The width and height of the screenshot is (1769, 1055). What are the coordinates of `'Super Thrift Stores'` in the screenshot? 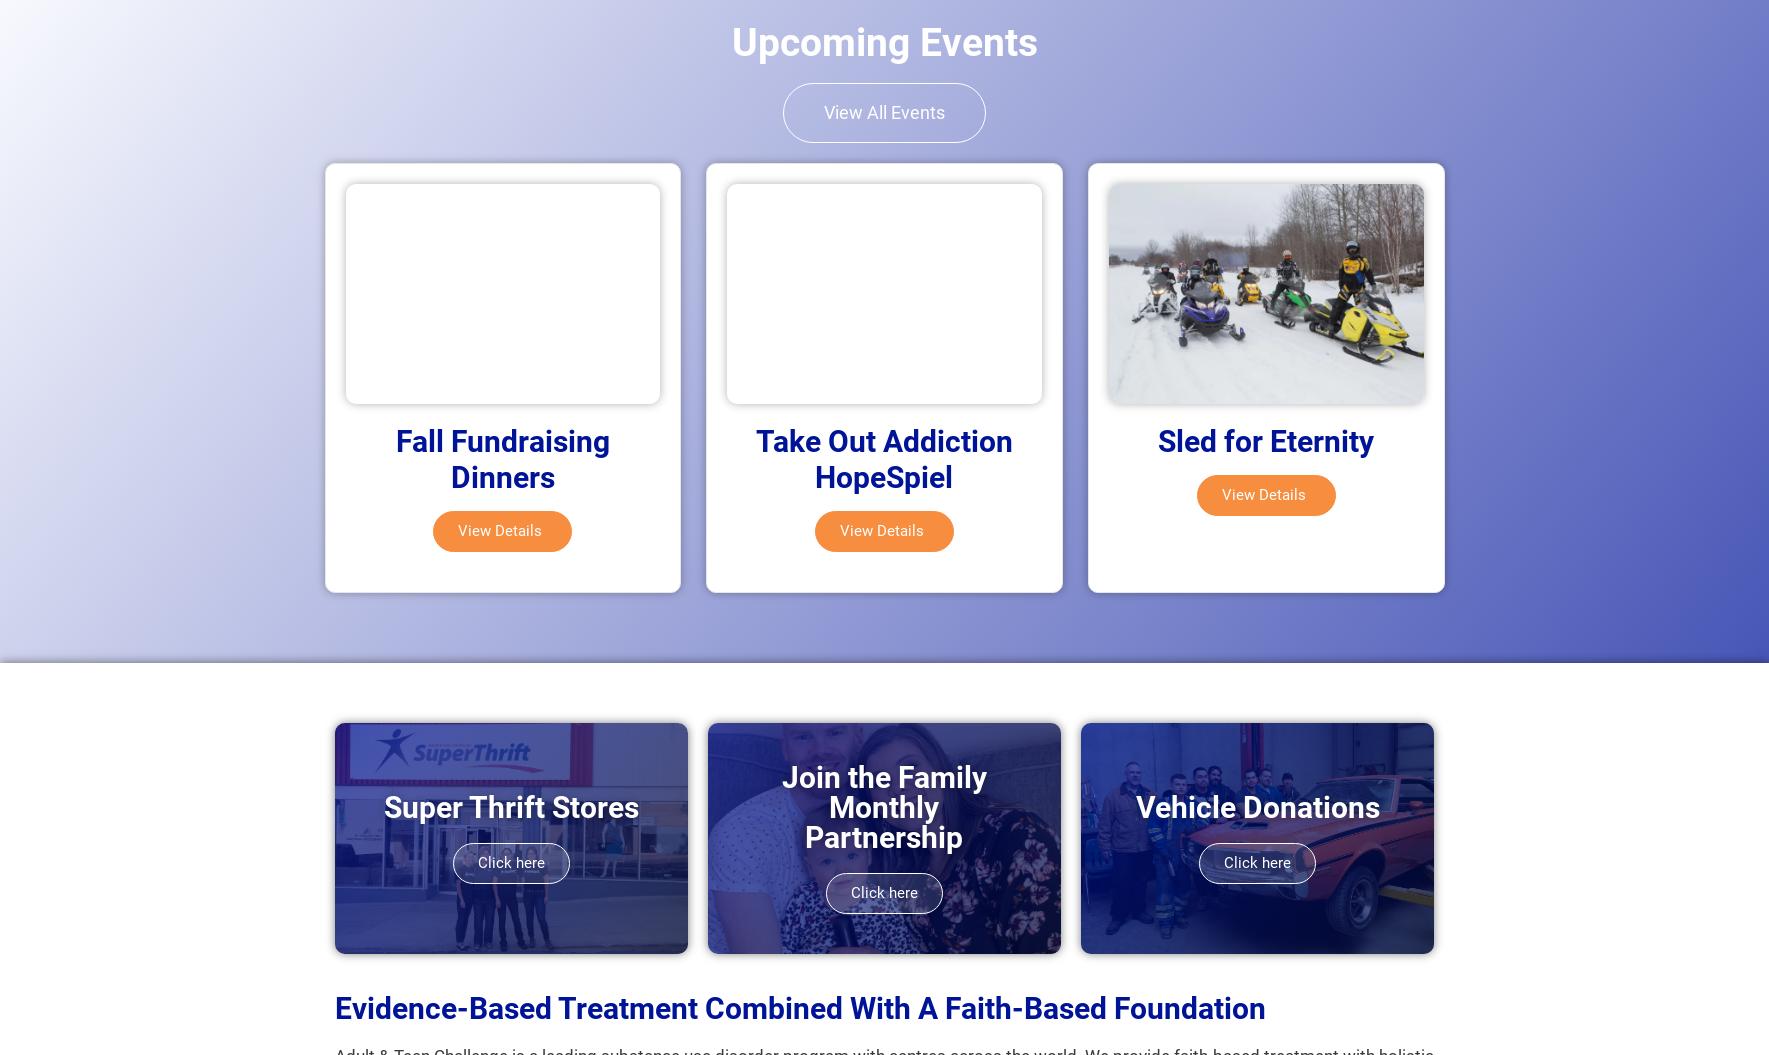 It's located at (509, 806).